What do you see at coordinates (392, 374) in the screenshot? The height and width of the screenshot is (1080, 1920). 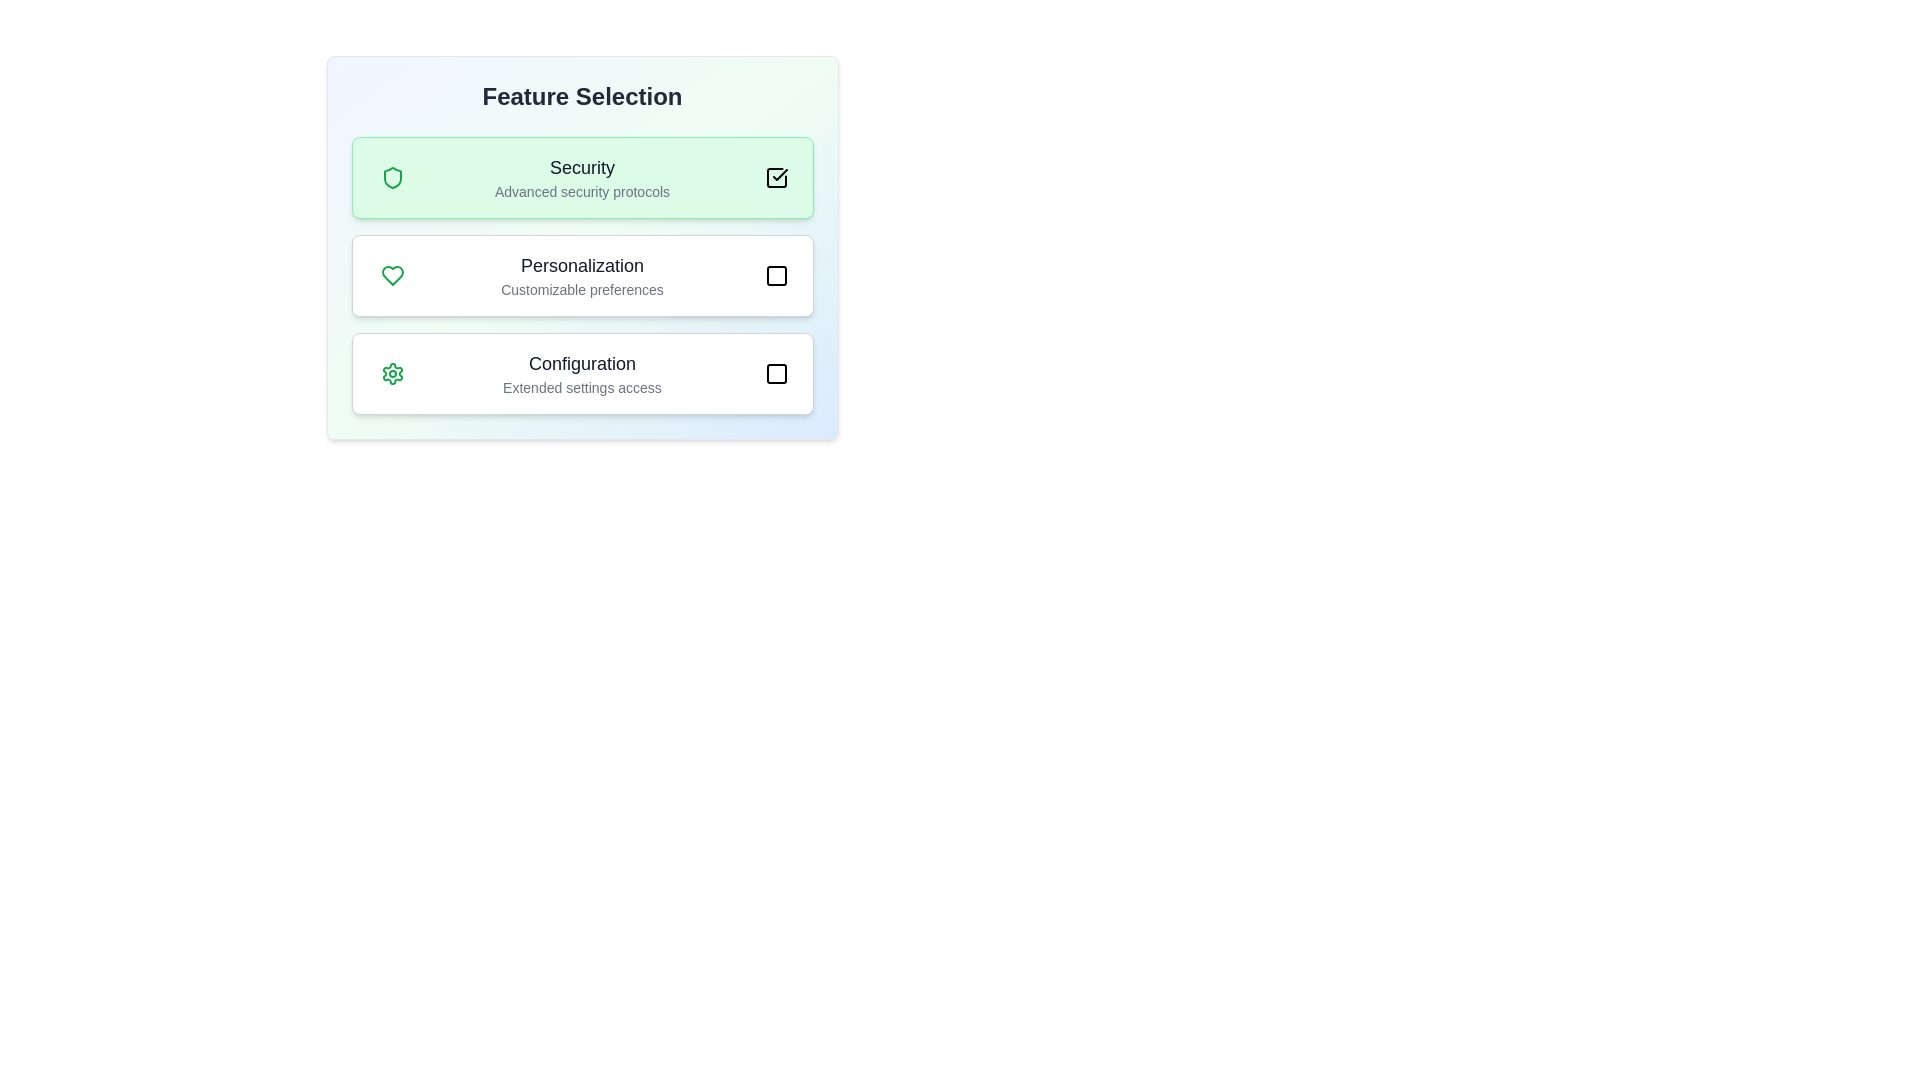 I see `the decorative 'Configuration' icon located in the third row of the 'Feature Selection' section, aligned to the left of the text` at bounding box center [392, 374].